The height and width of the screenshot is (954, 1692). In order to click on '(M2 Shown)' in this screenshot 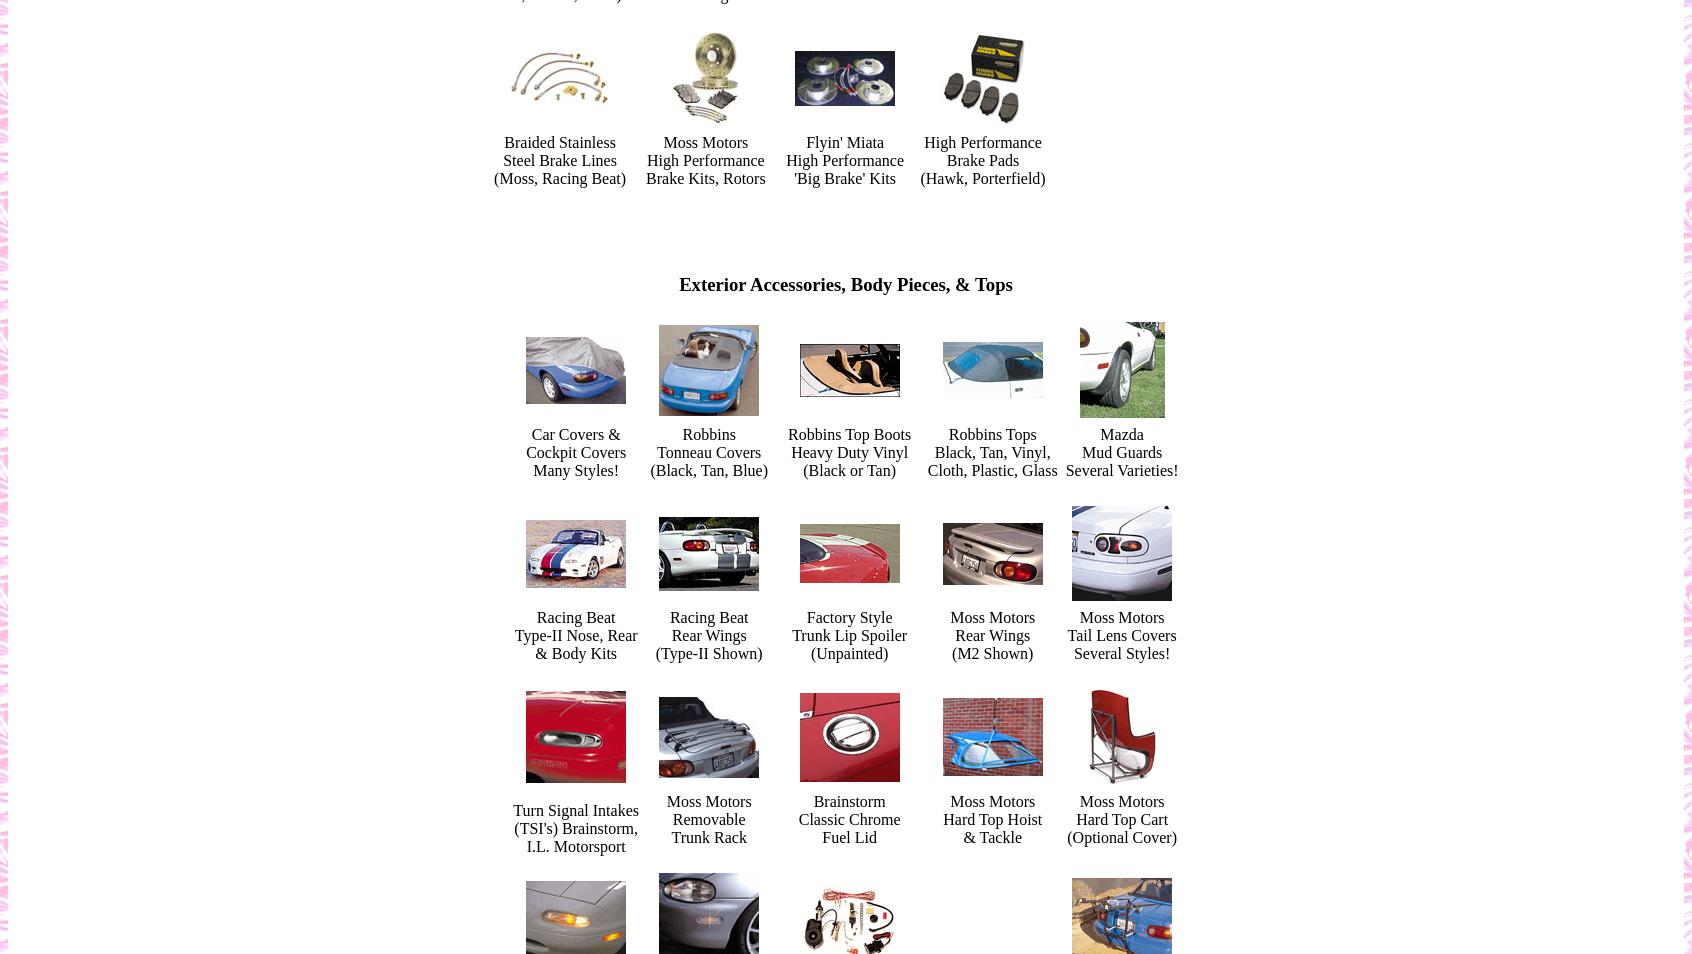, I will do `click(951, 652)`.